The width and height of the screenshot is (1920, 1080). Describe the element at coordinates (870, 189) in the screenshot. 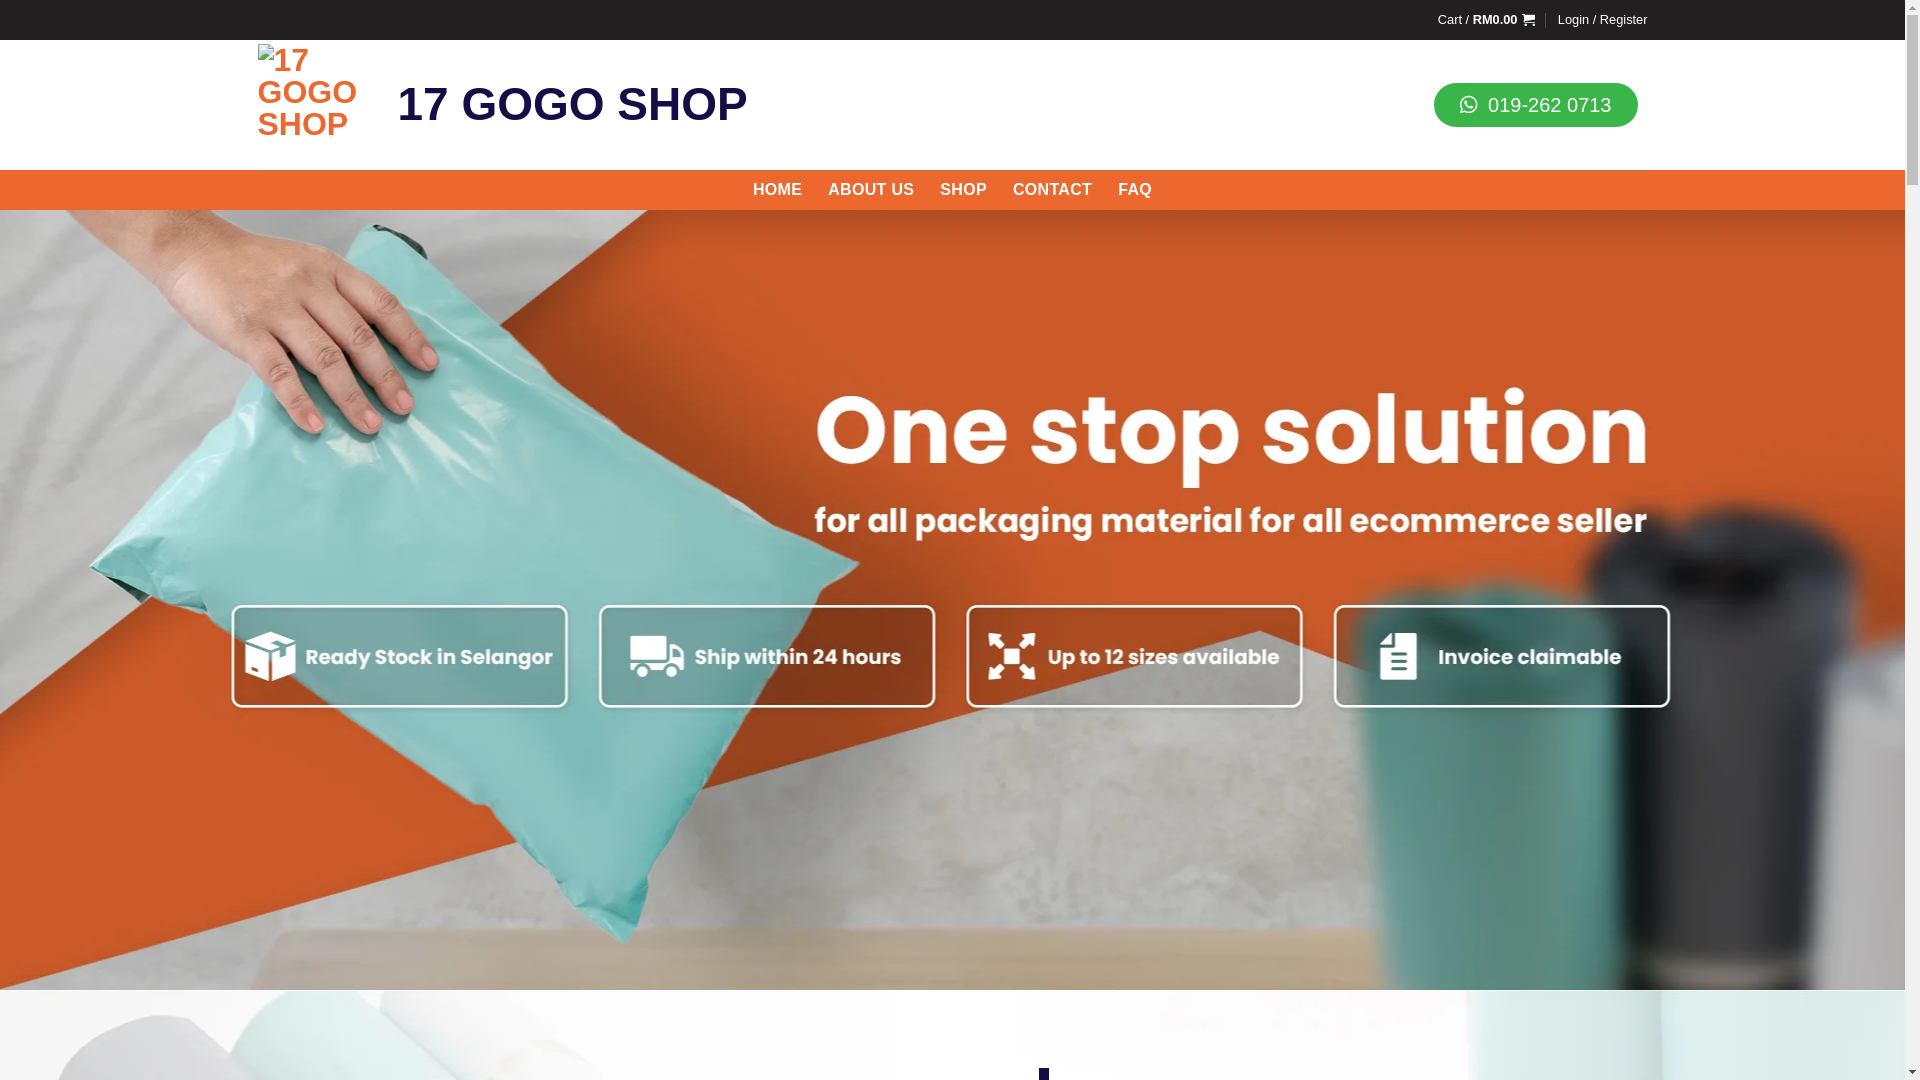

I see `'ABOUT US'` at that location.